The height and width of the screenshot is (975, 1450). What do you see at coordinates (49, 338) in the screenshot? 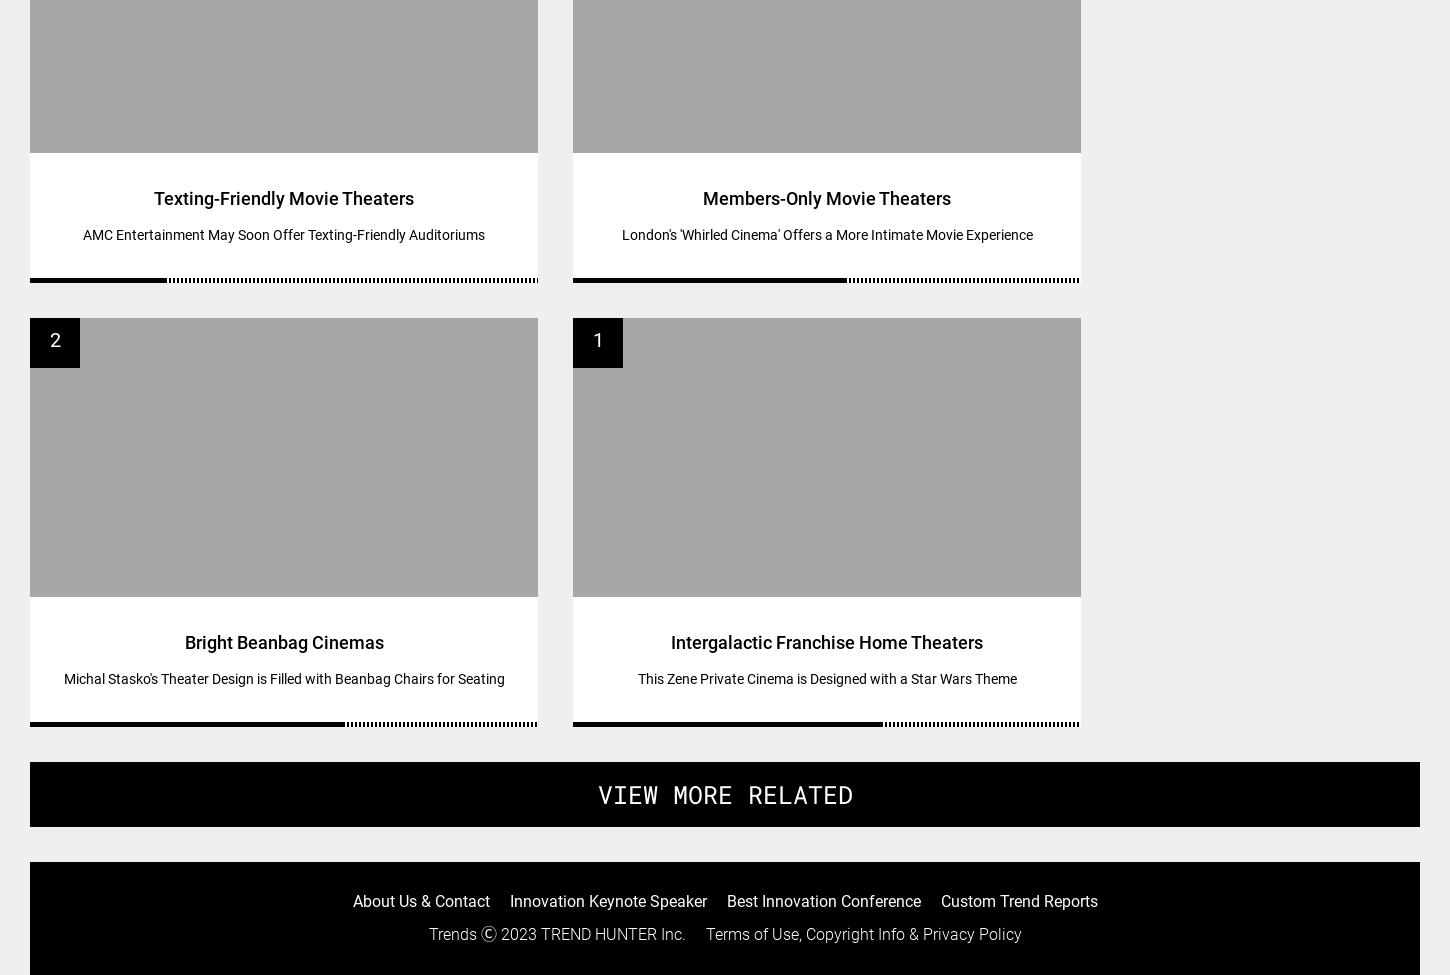
I see `'2'` at bounding box center [49, 338].